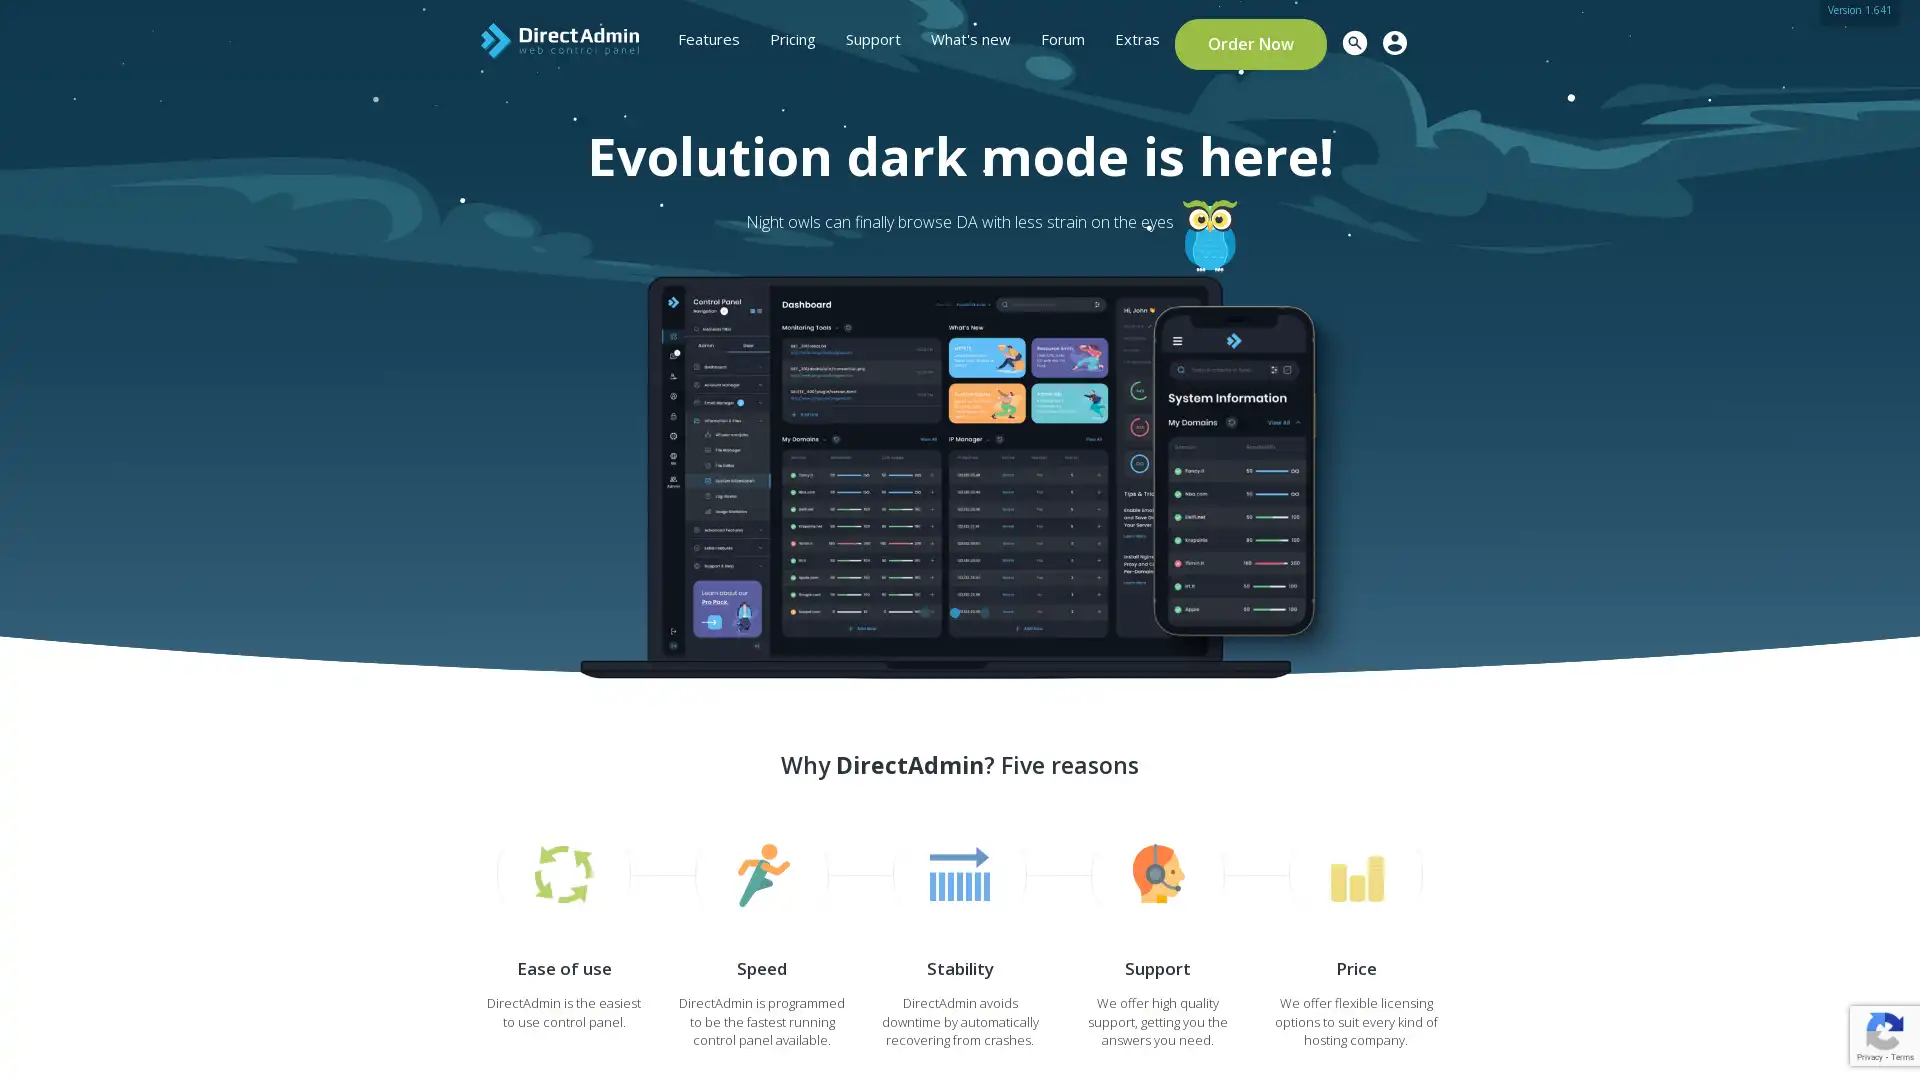  I want to click on See more, so click(451, 461).